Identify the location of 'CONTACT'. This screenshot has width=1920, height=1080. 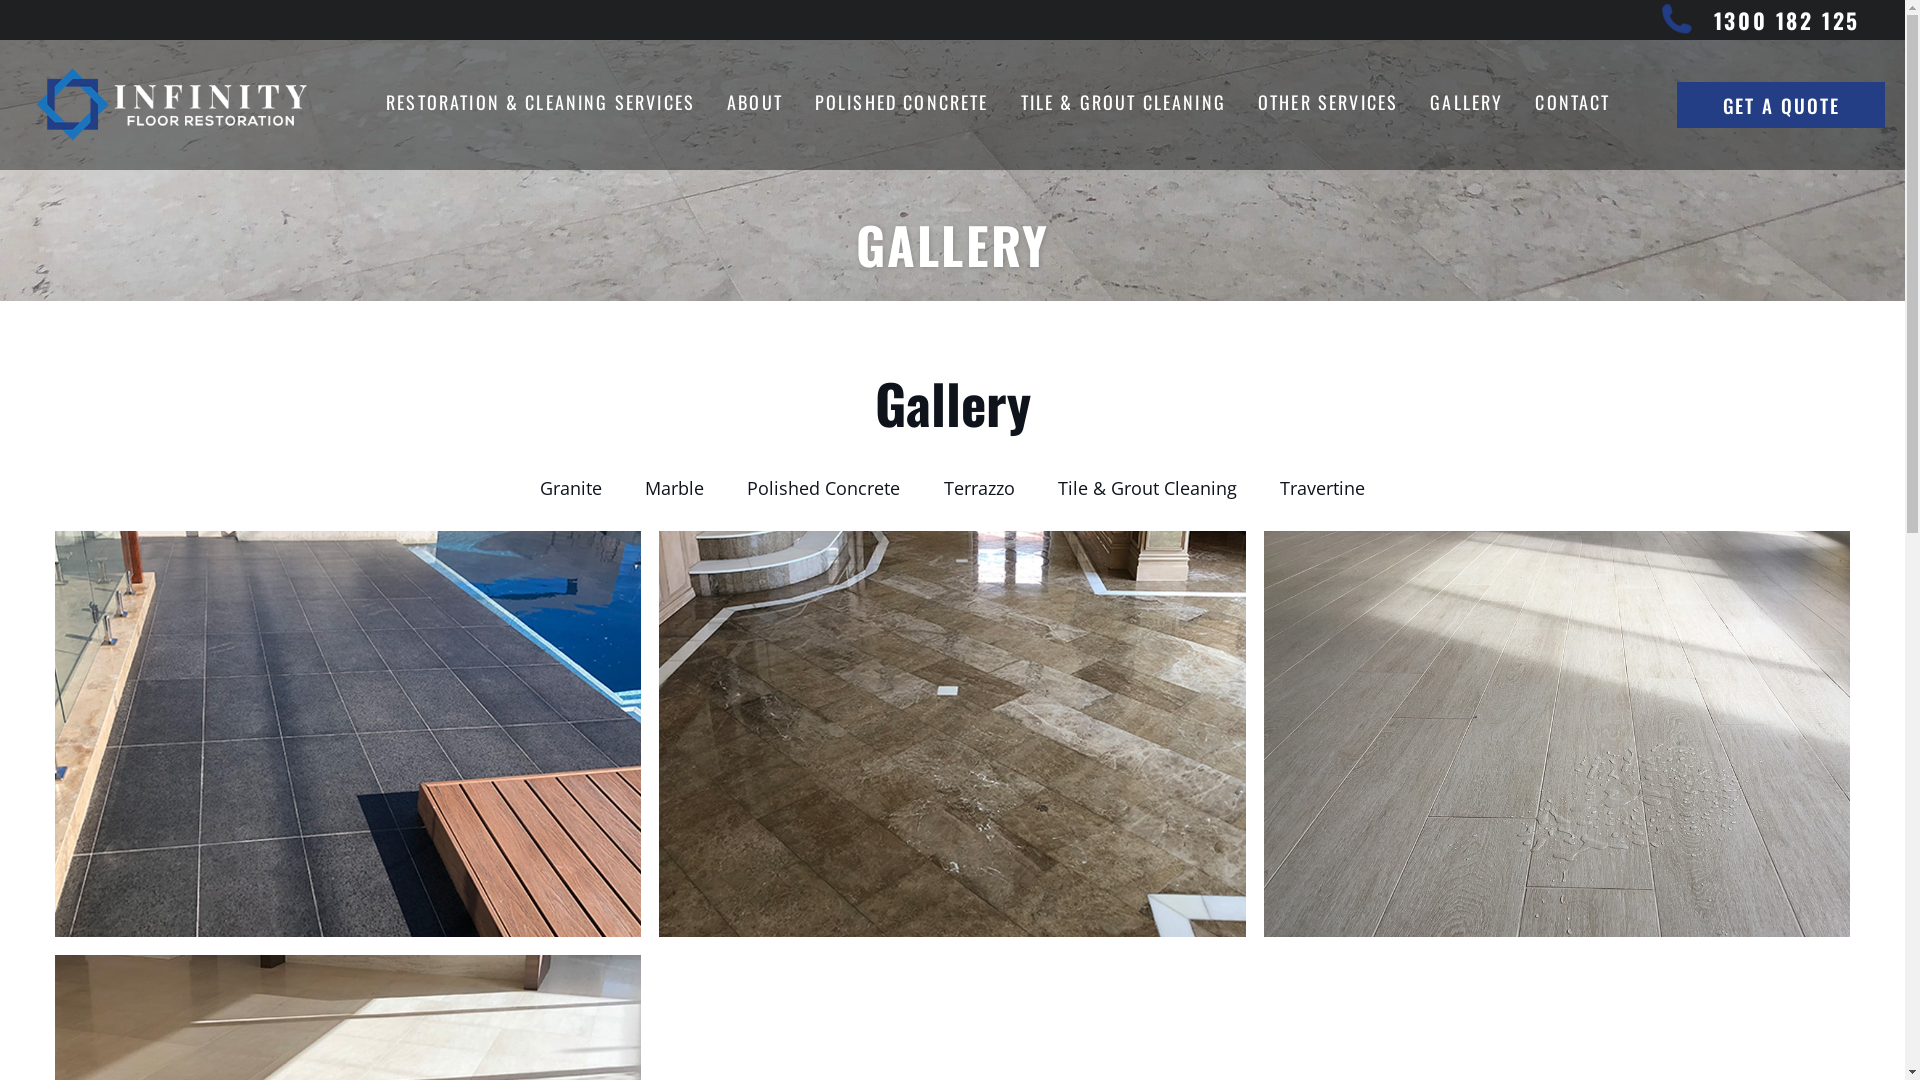
(1571, 104).